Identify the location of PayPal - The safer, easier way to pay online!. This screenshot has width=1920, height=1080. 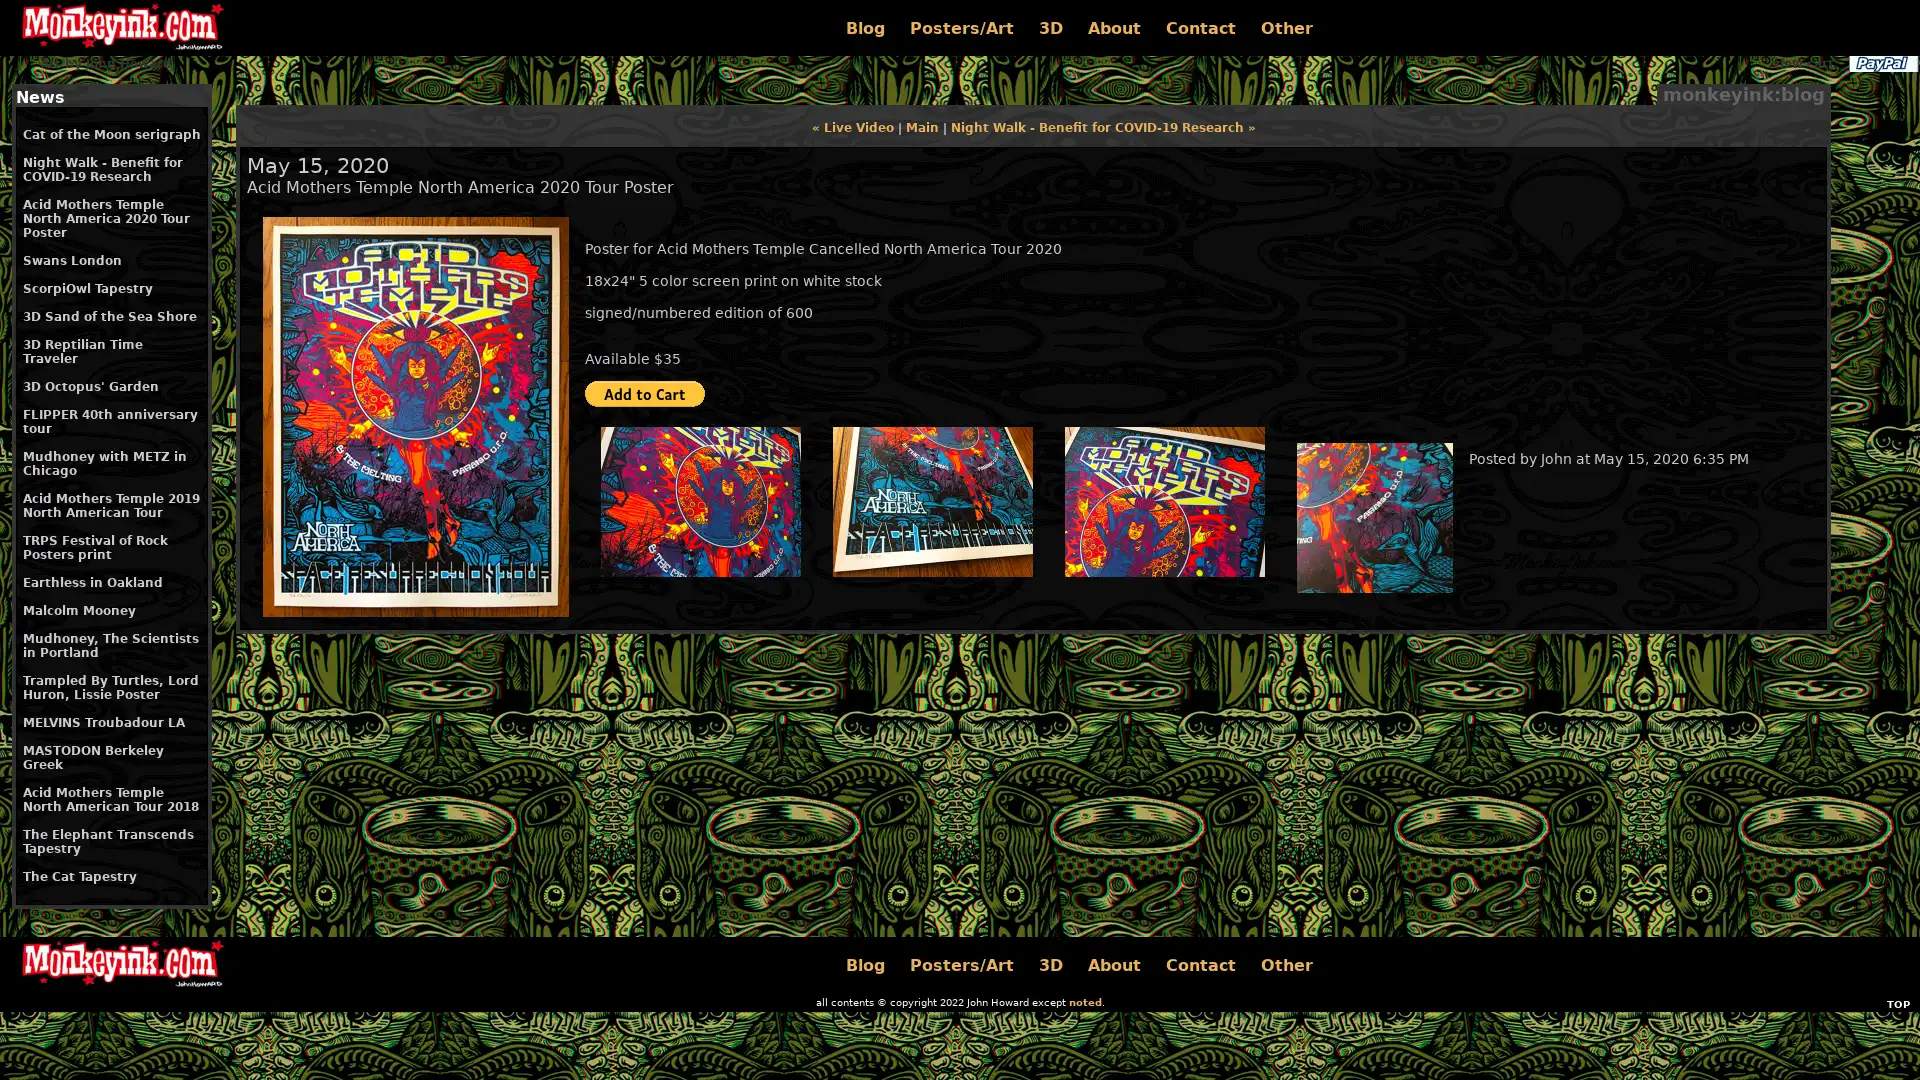
(644, 393).